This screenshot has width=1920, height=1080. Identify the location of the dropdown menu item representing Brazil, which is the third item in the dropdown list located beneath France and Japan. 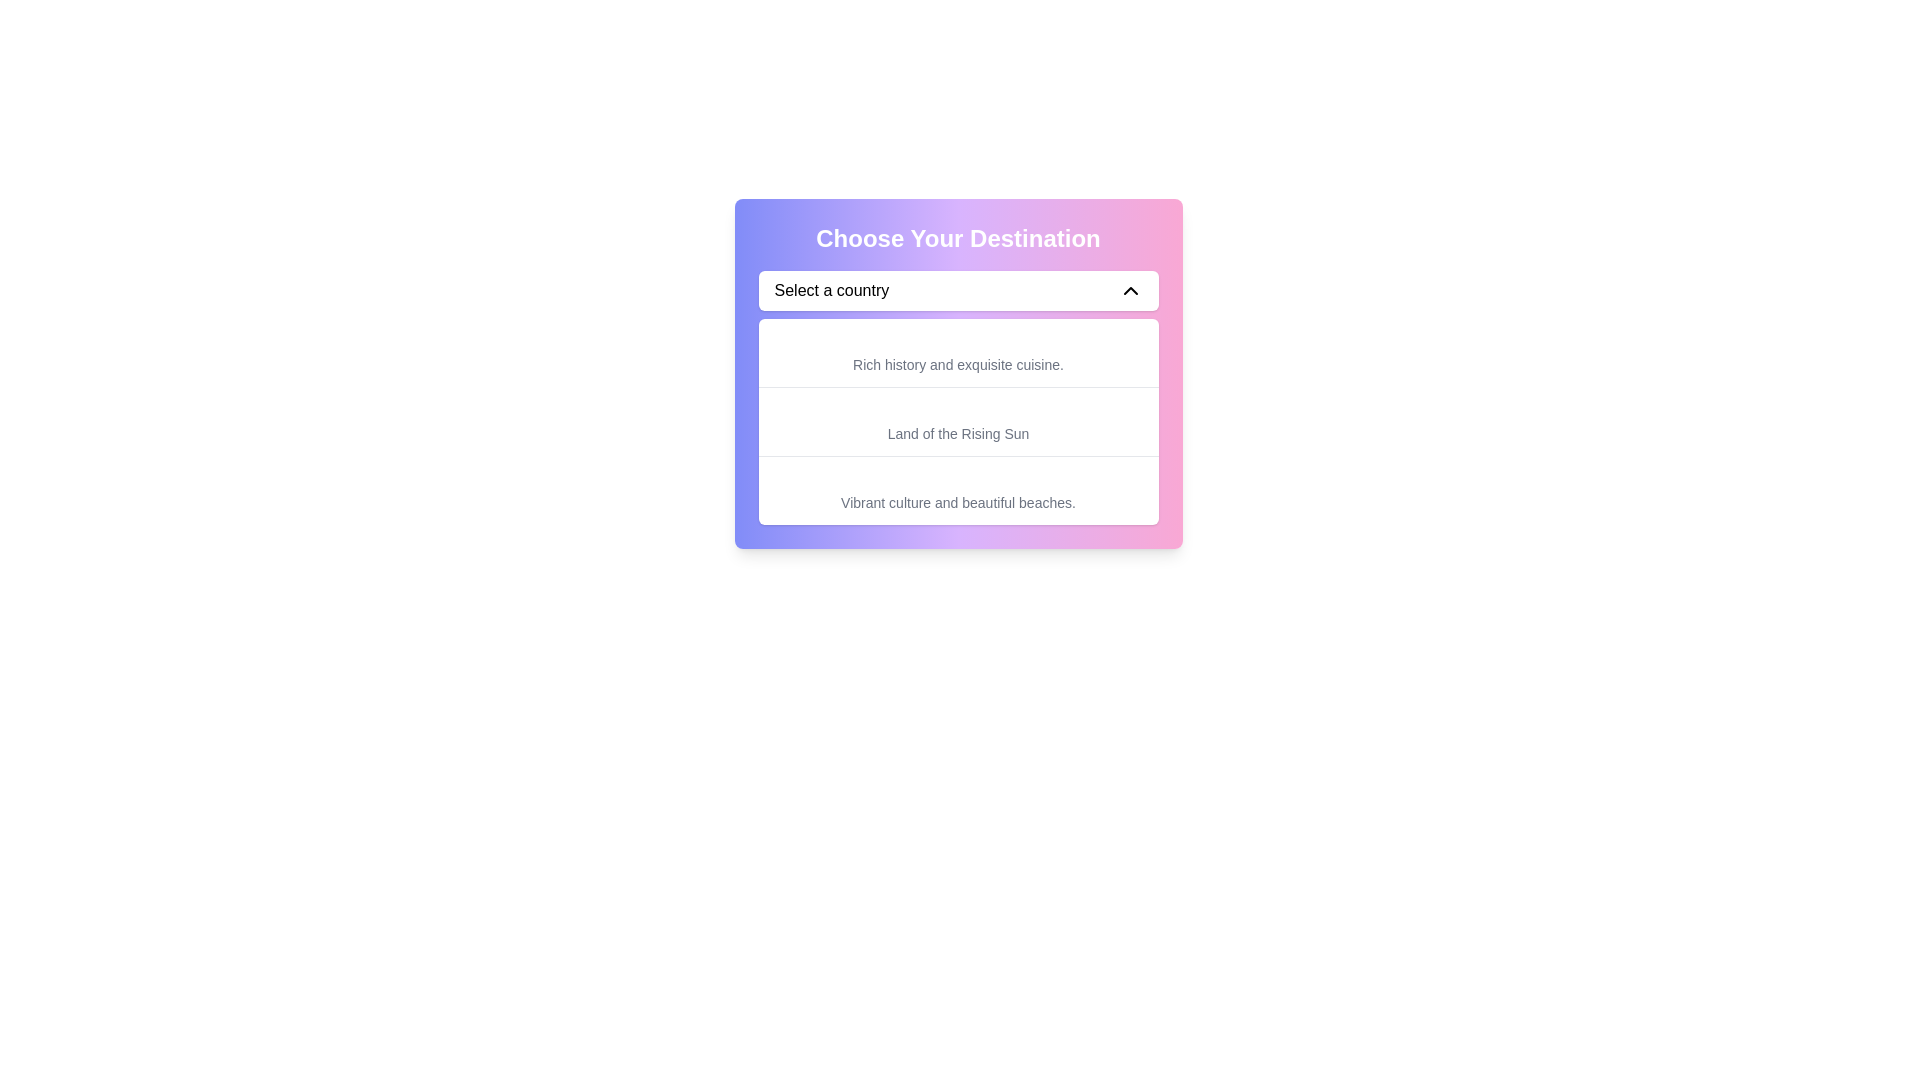
(957, 490).